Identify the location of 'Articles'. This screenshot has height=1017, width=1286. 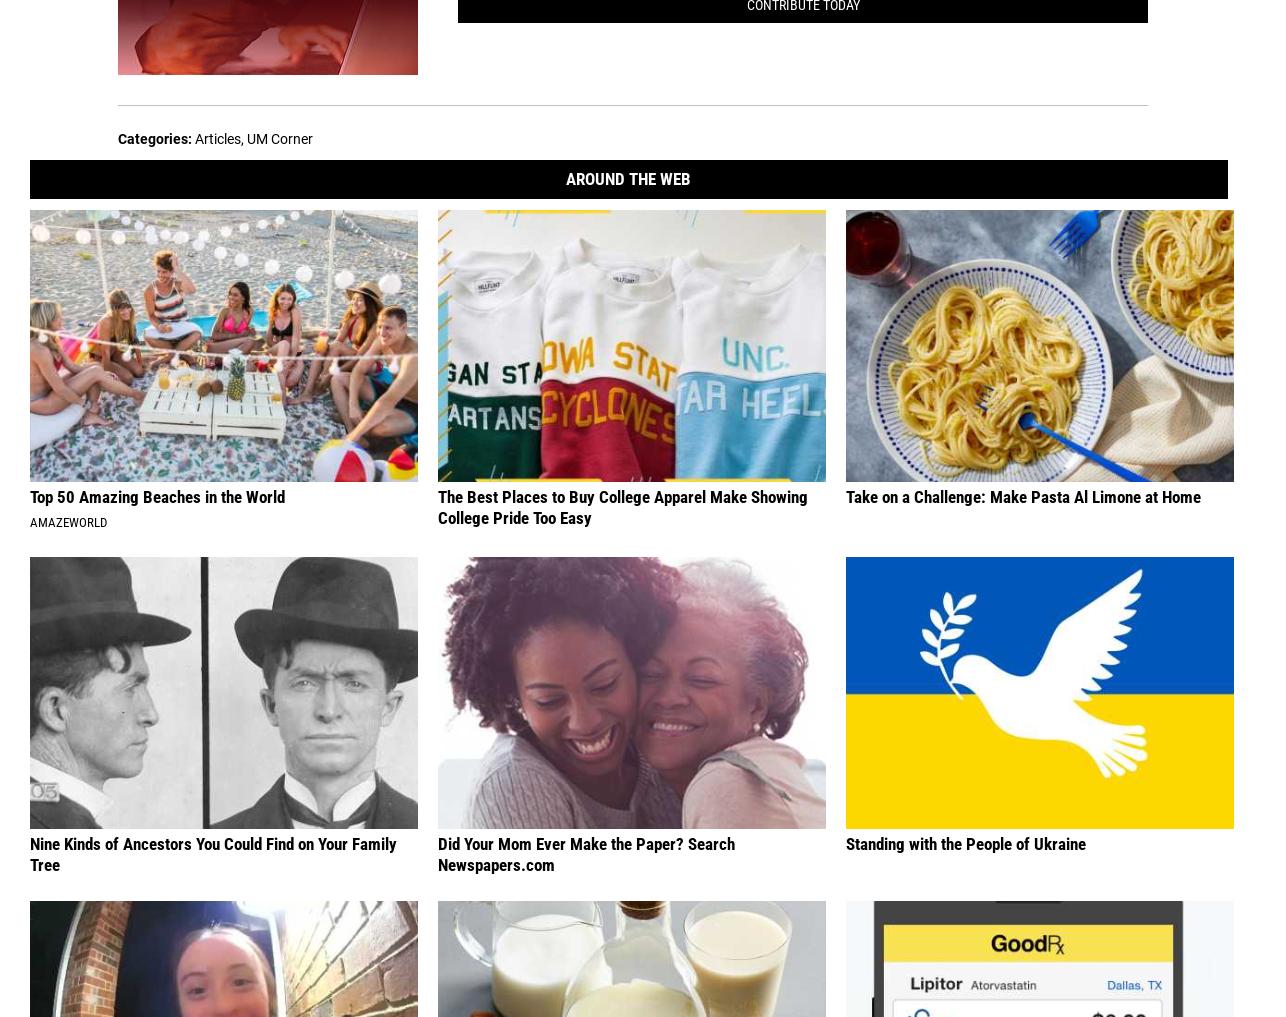
(217, 137).